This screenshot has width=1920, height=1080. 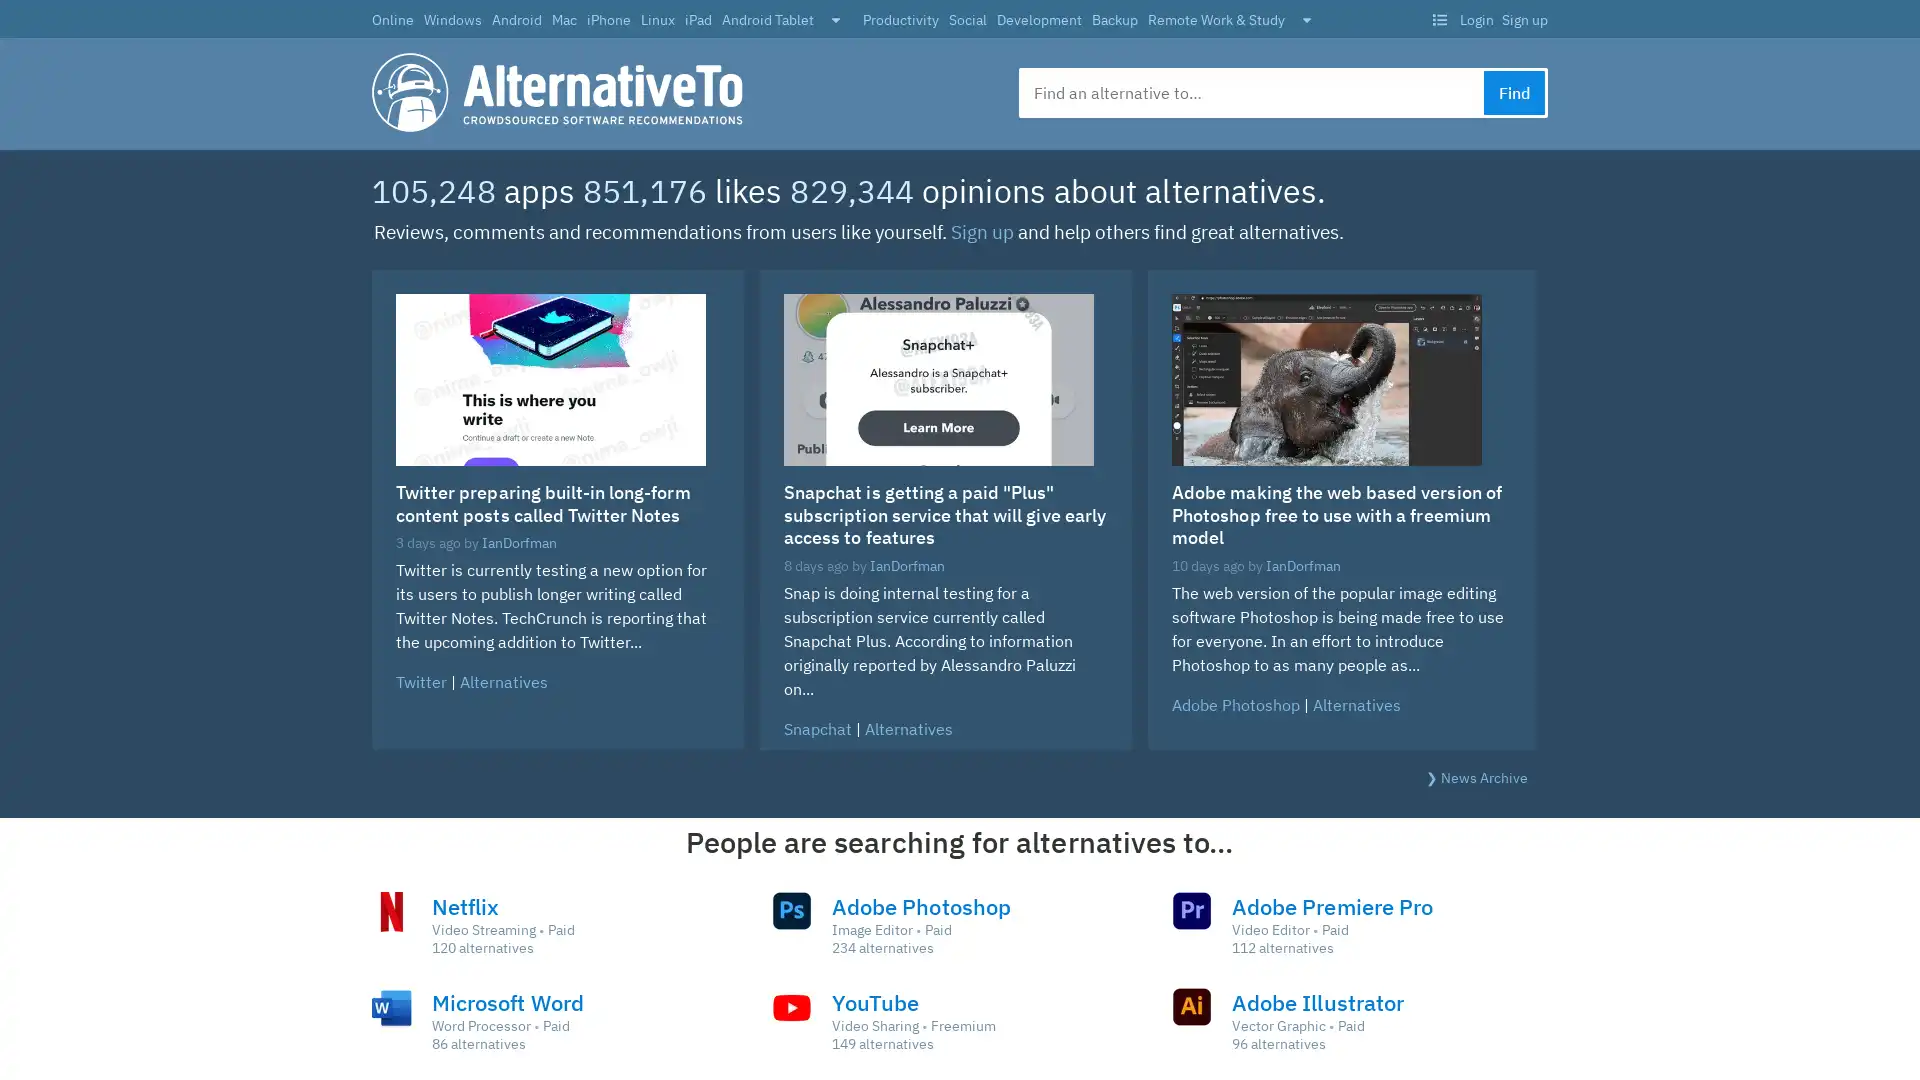 What do you see at coordinates (835, 21) in the screenshot?
I see `Show all platforms` at bounding box center [835, 21].